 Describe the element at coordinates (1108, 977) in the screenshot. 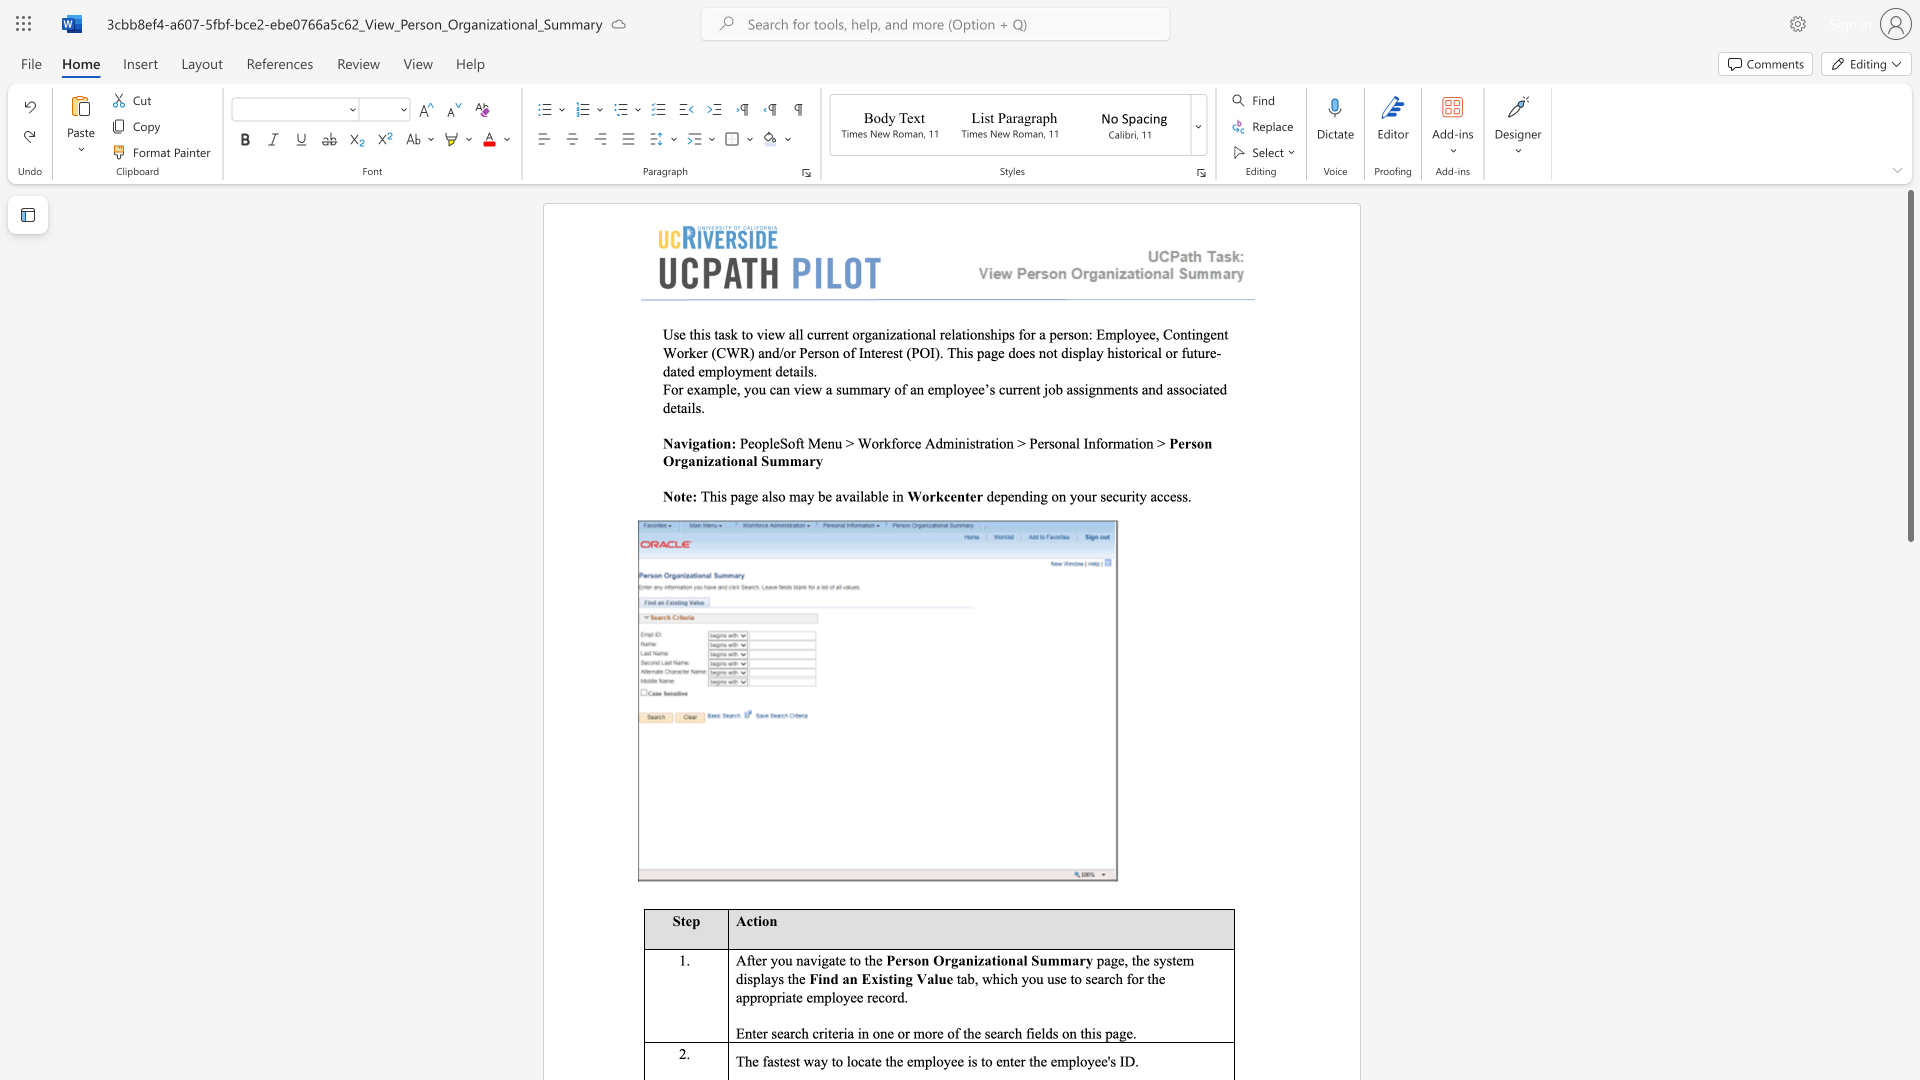

I see `the subset text "ch for the appropriate employee r" within the text "tab, which you use to search for the appropriate employee record."` at that location.